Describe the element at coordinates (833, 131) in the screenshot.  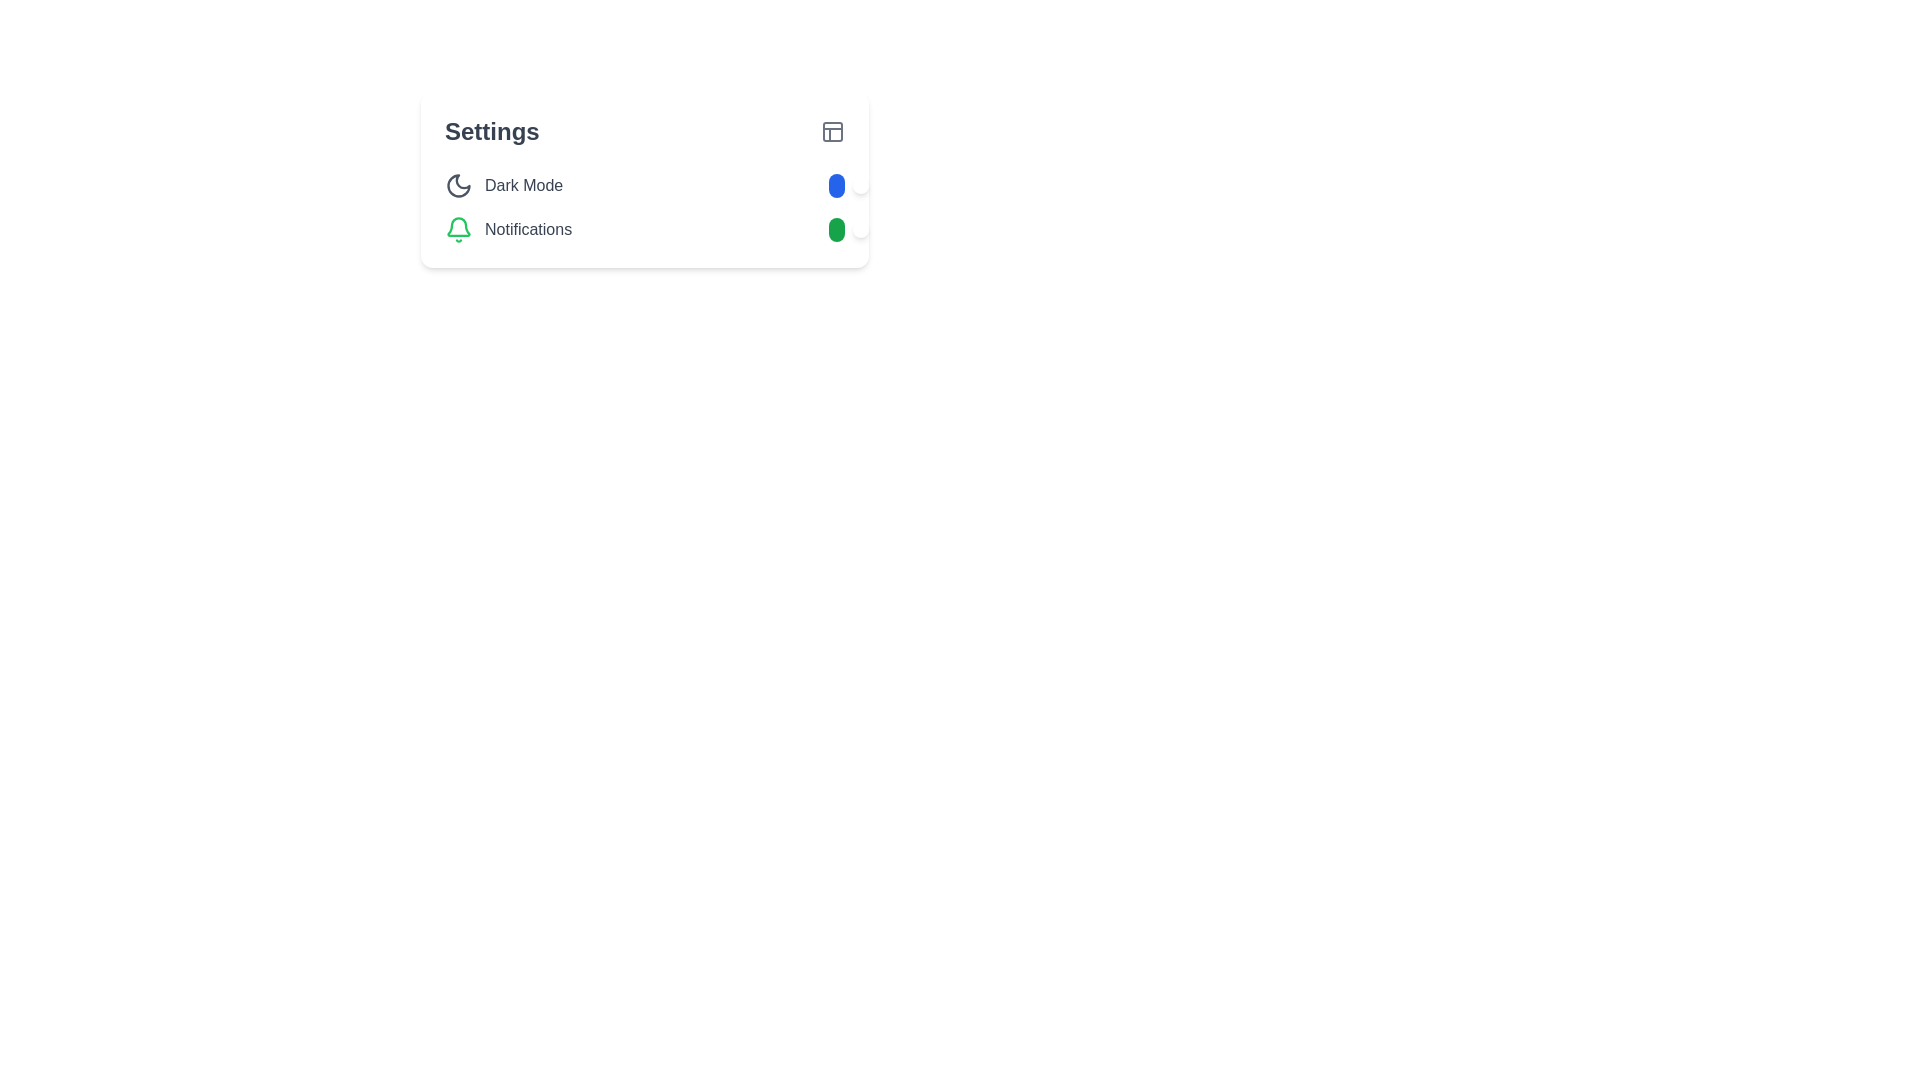
I see `the icon located in the top-right corner of the 'Settings' section, positioned to the right of the title text` at that location.